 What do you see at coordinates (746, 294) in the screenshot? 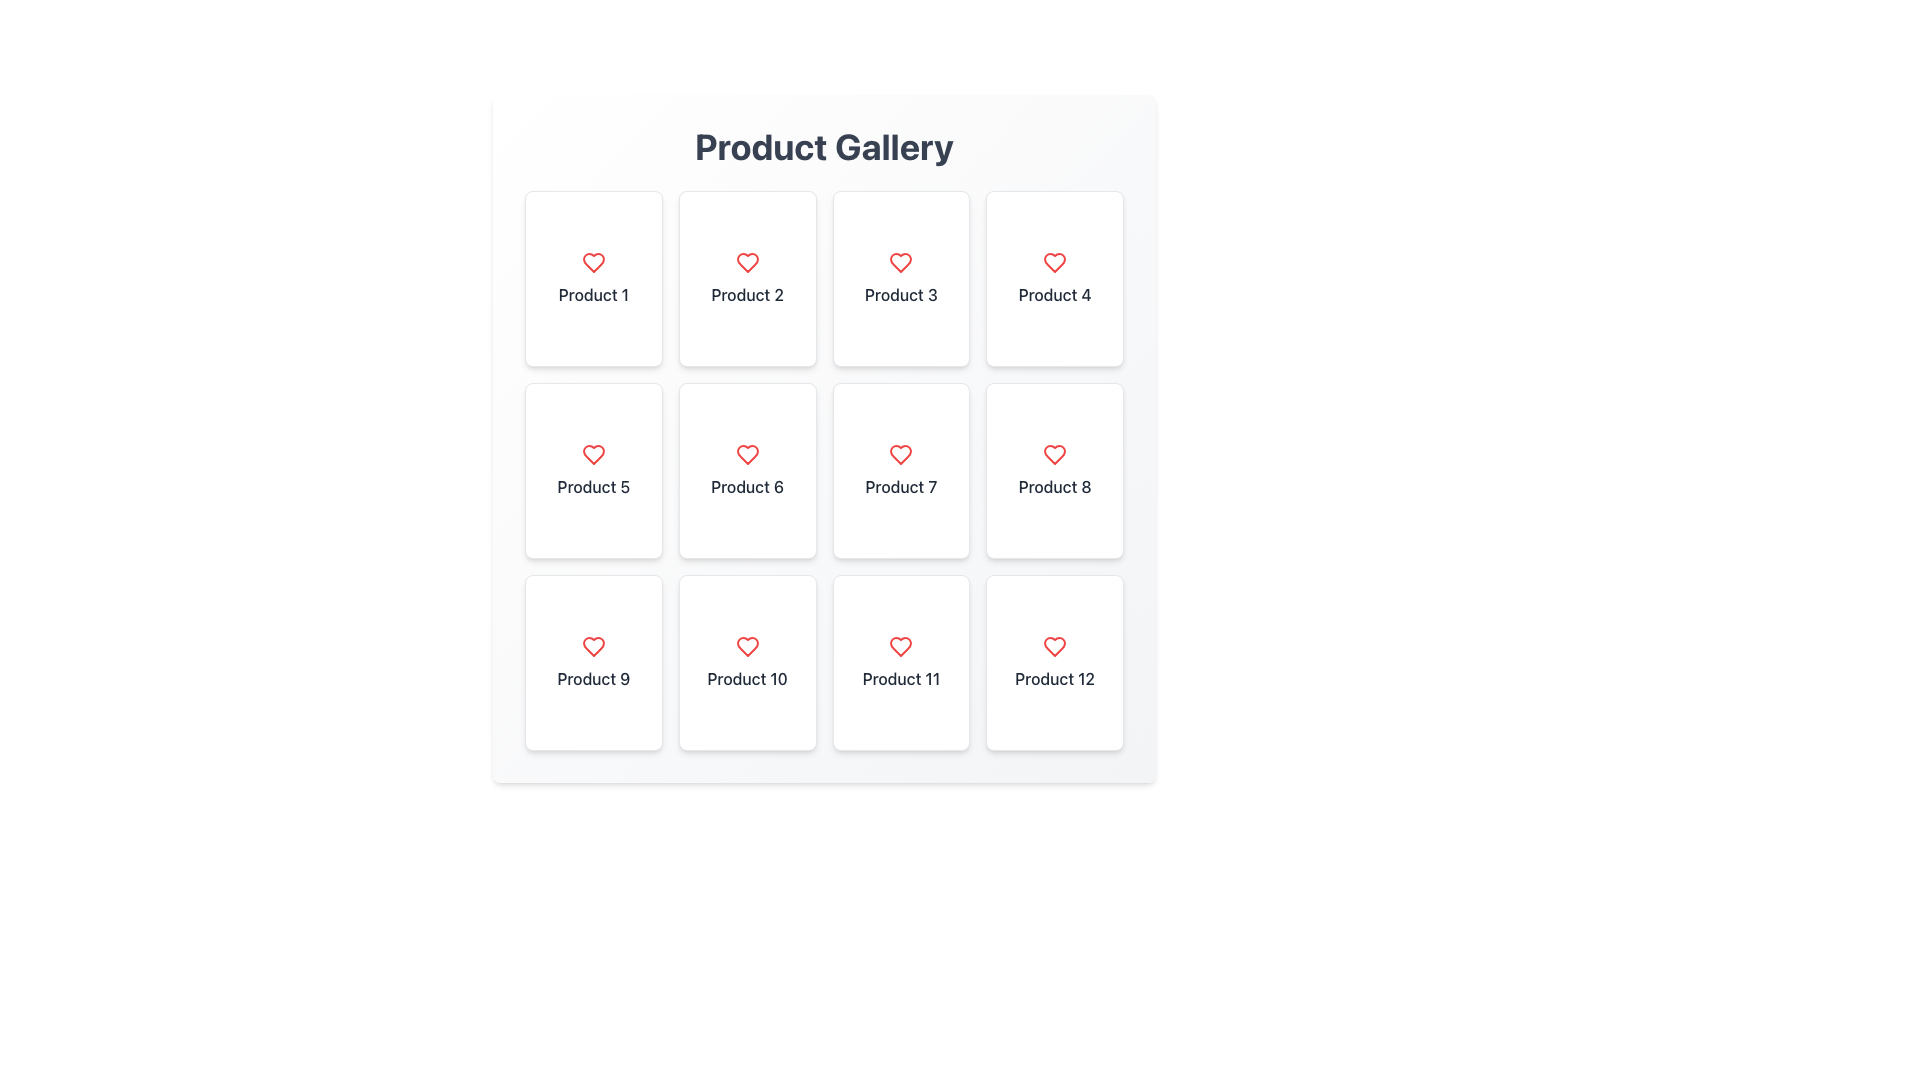
I see `the text element displaying 'Product 2', which is located in the second card of a 4x3 grid arrangement, positioned directly under a heart icon` at bounding box center [746, 294].